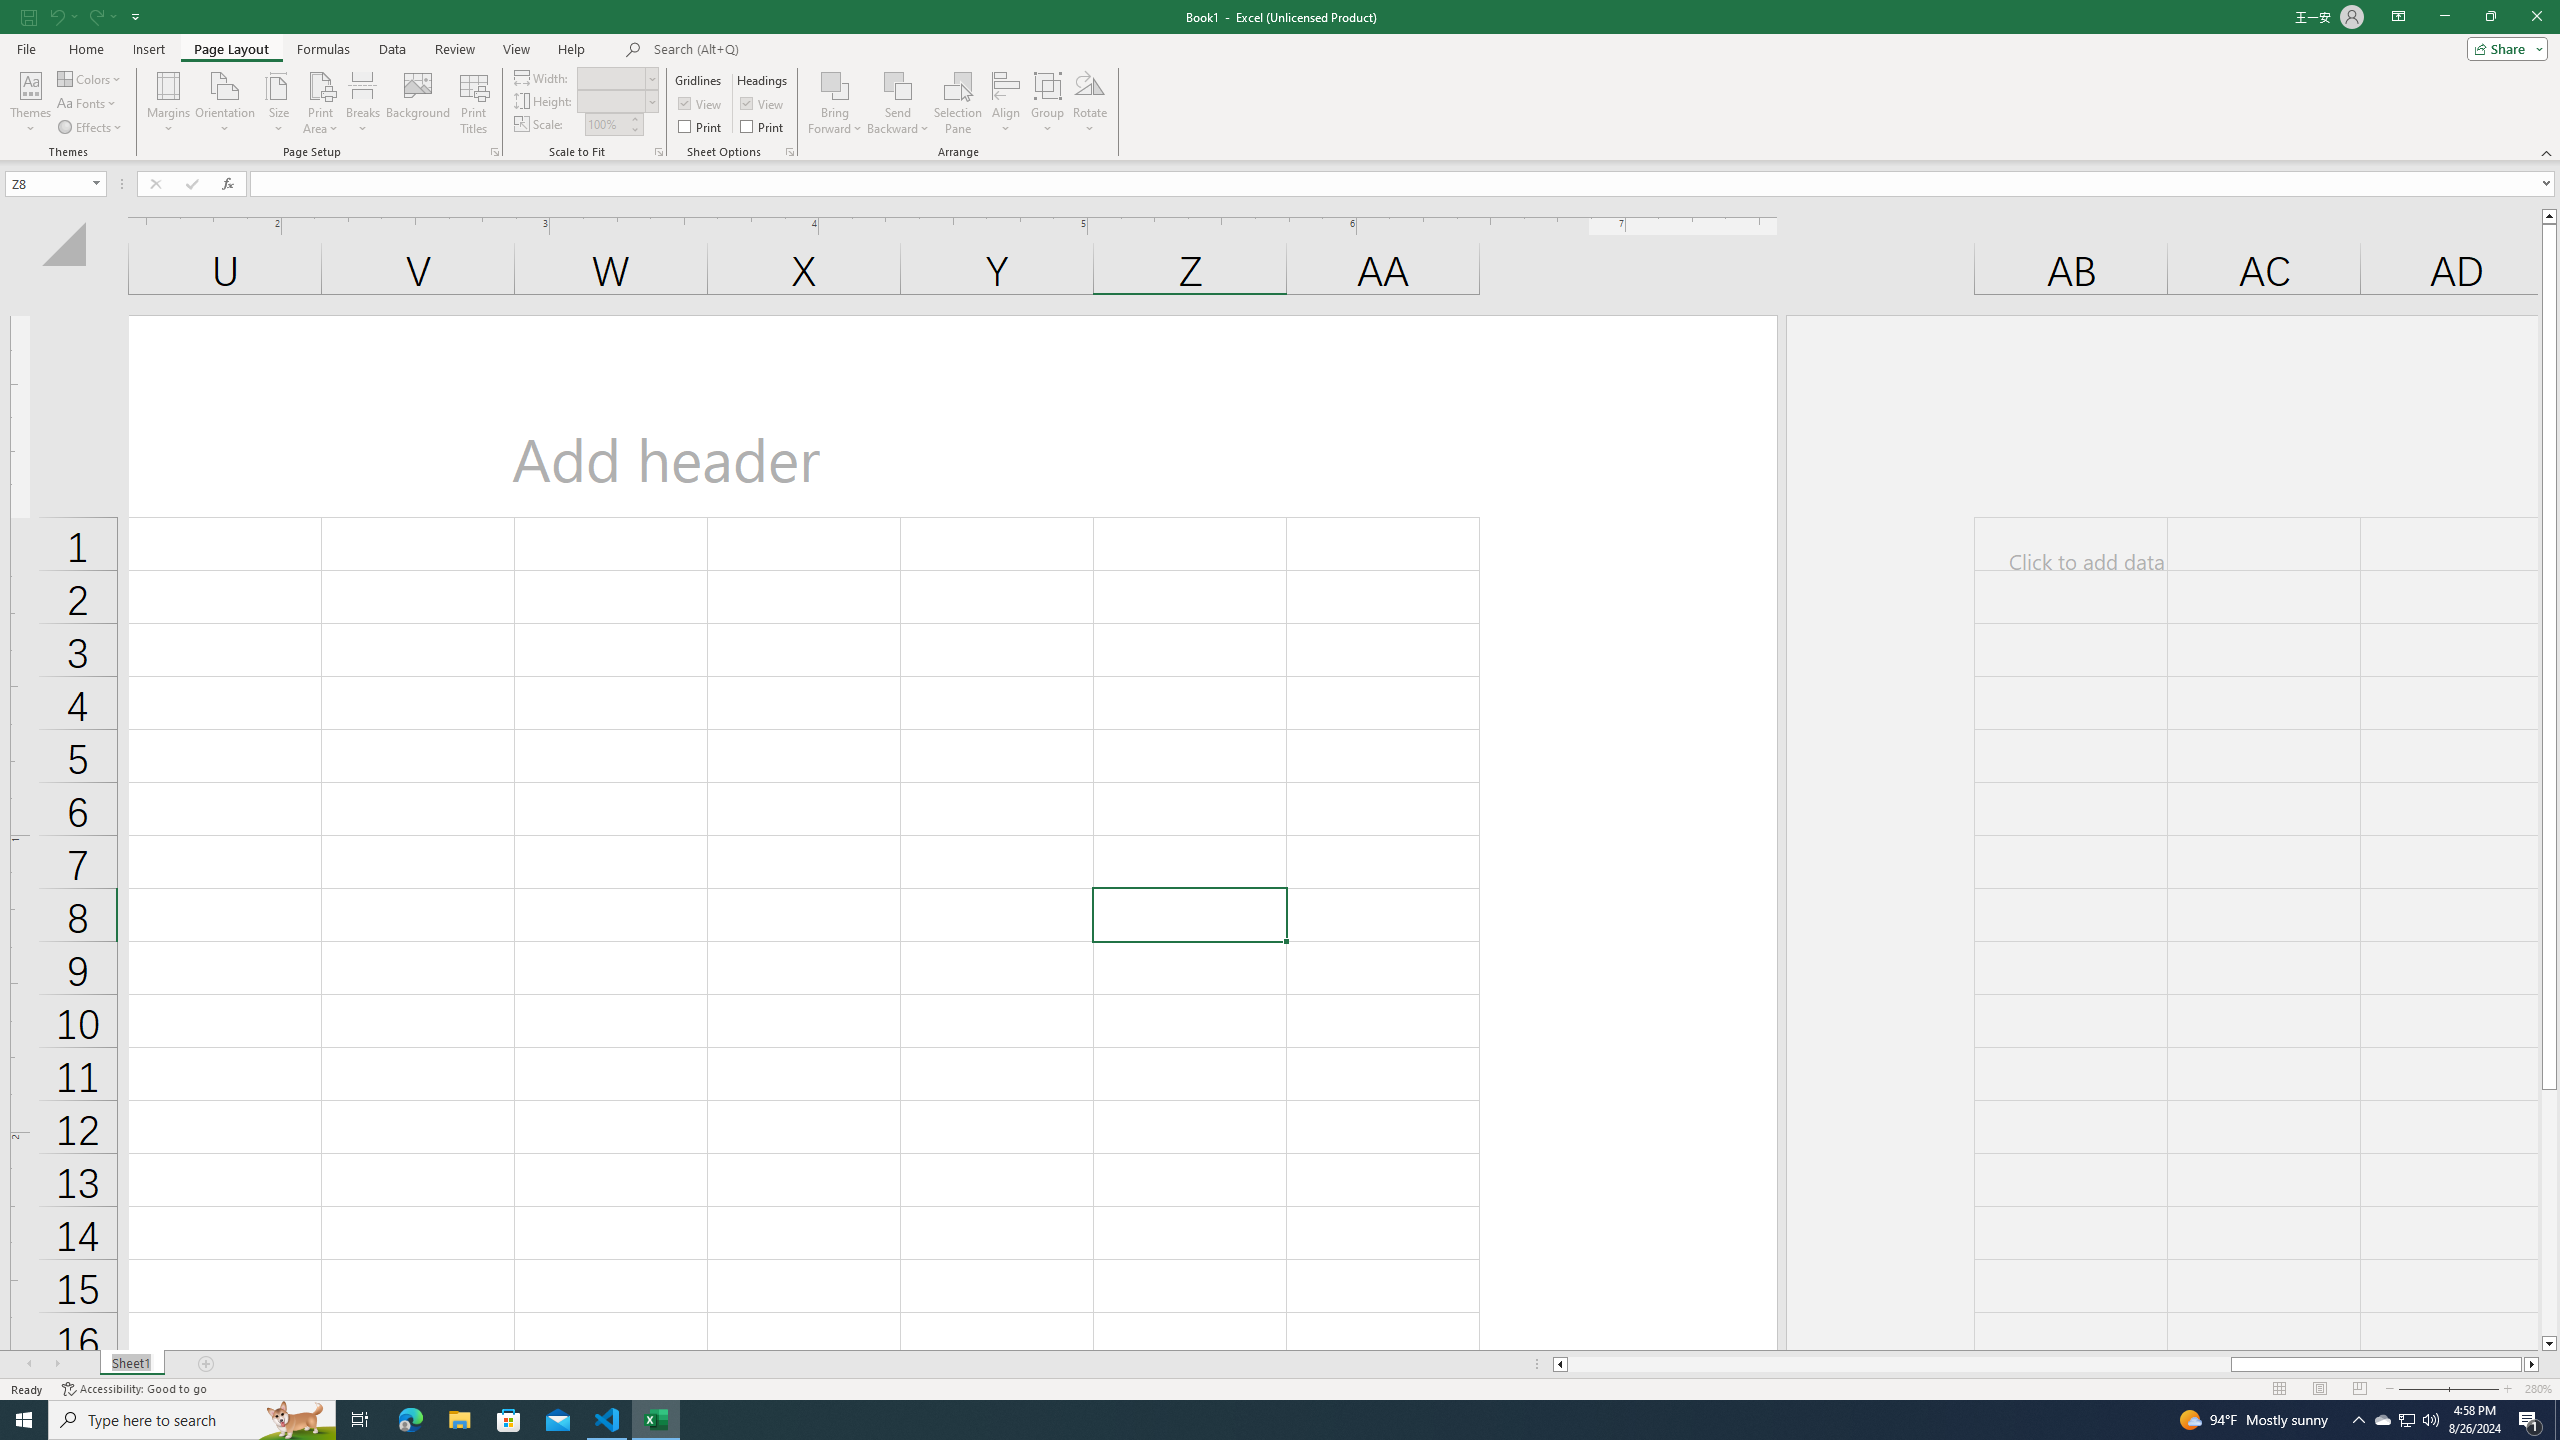  What do you see at coordinates (278, 103) in the screenshot?
I see `'Size'` at bounding box center [278, 103].